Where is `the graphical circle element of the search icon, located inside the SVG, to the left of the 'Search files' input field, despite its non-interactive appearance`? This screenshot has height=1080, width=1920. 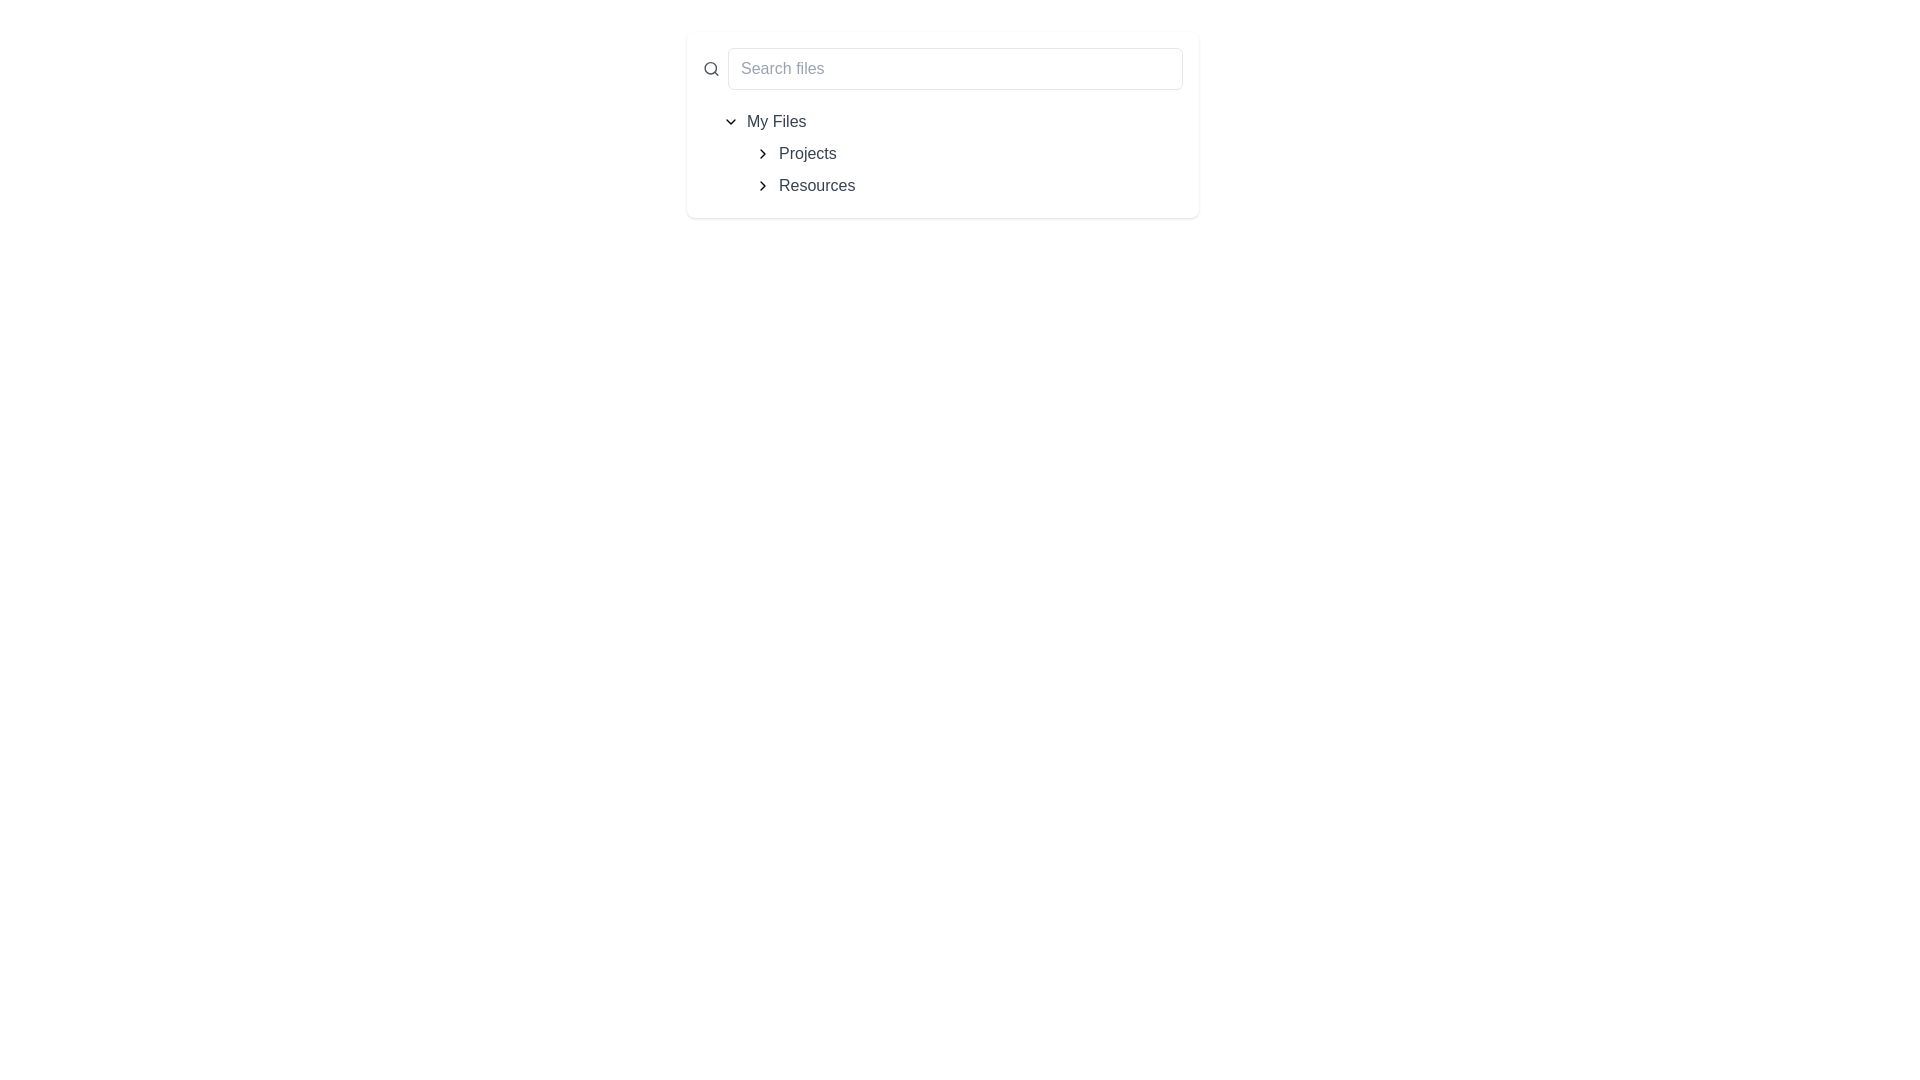
the graphical circle element of the search icon, located inside the SVG, to the left of the 'Search files' input field, despite its non-interactive appearance is located at coordinates (710, 67).